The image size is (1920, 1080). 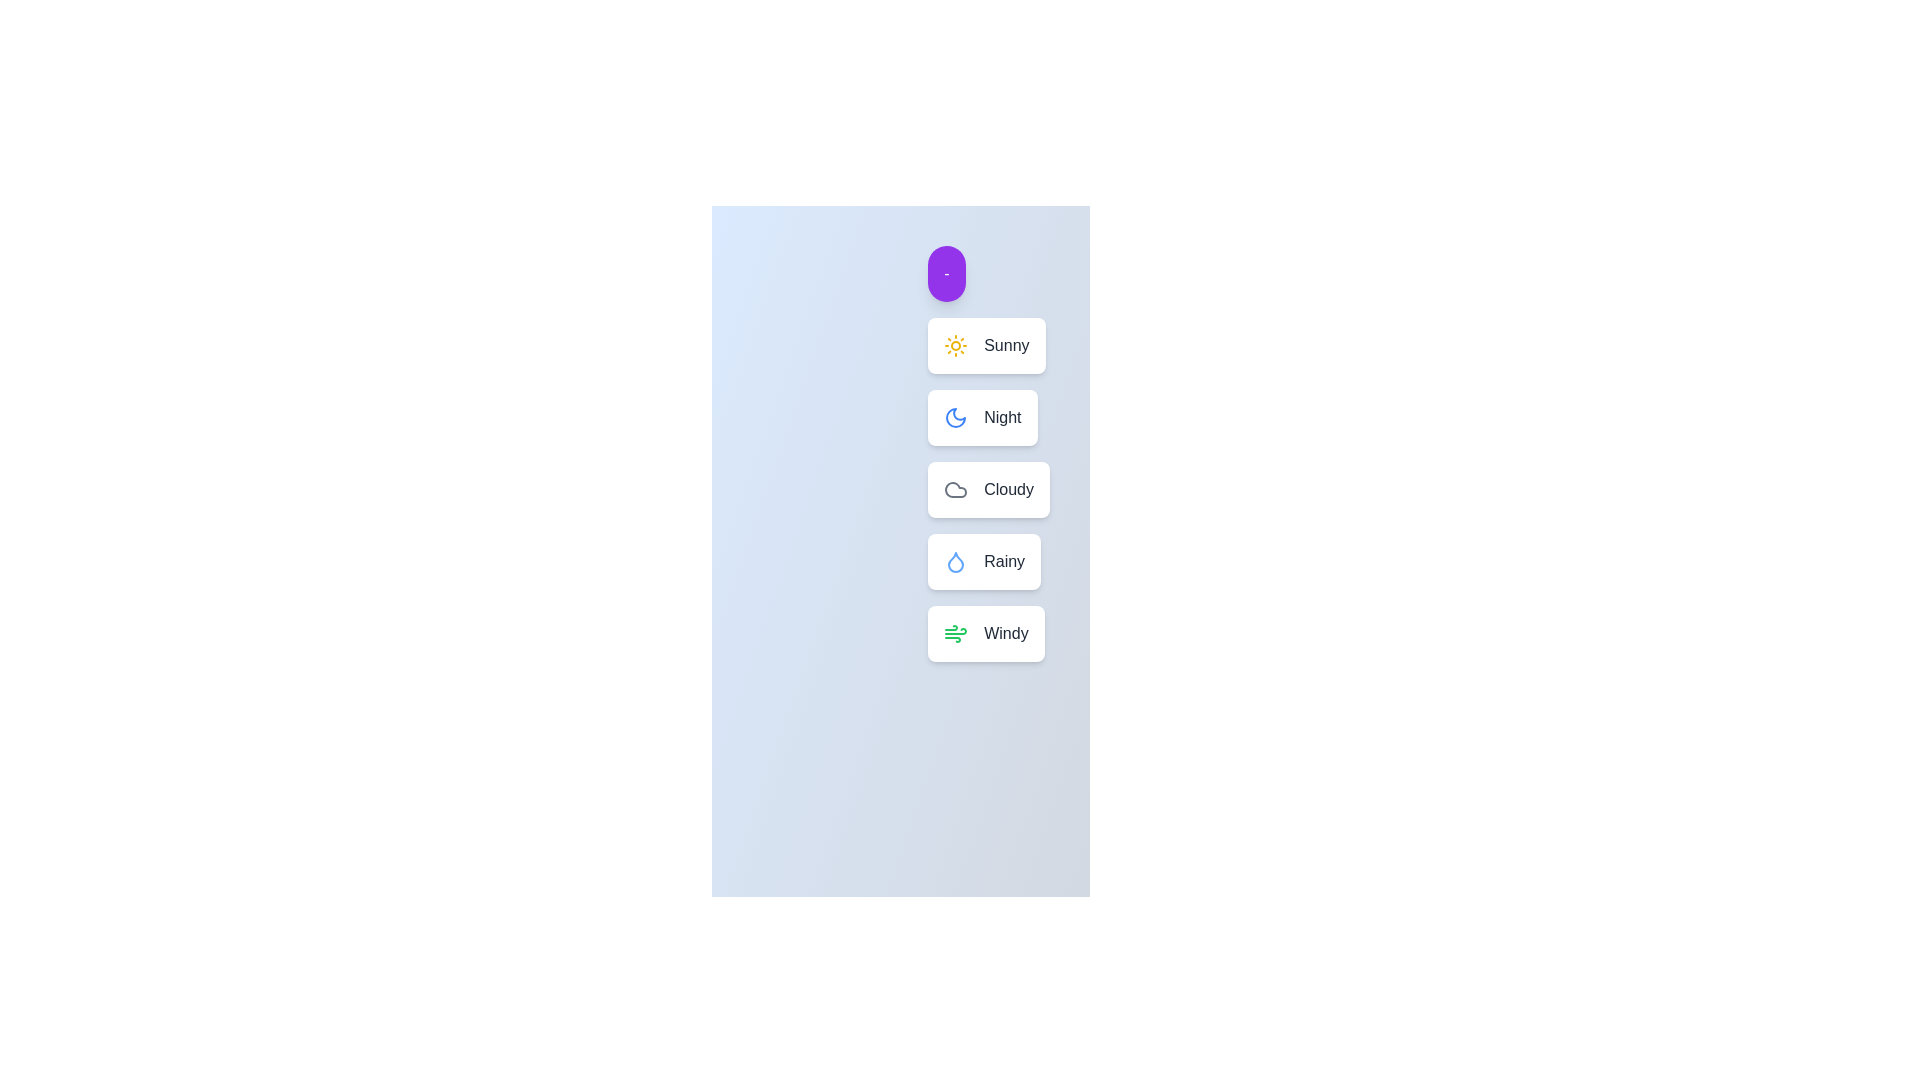 I want to click on the weather option Night by clicking on its corresponding button, so click(x=982, y=416).